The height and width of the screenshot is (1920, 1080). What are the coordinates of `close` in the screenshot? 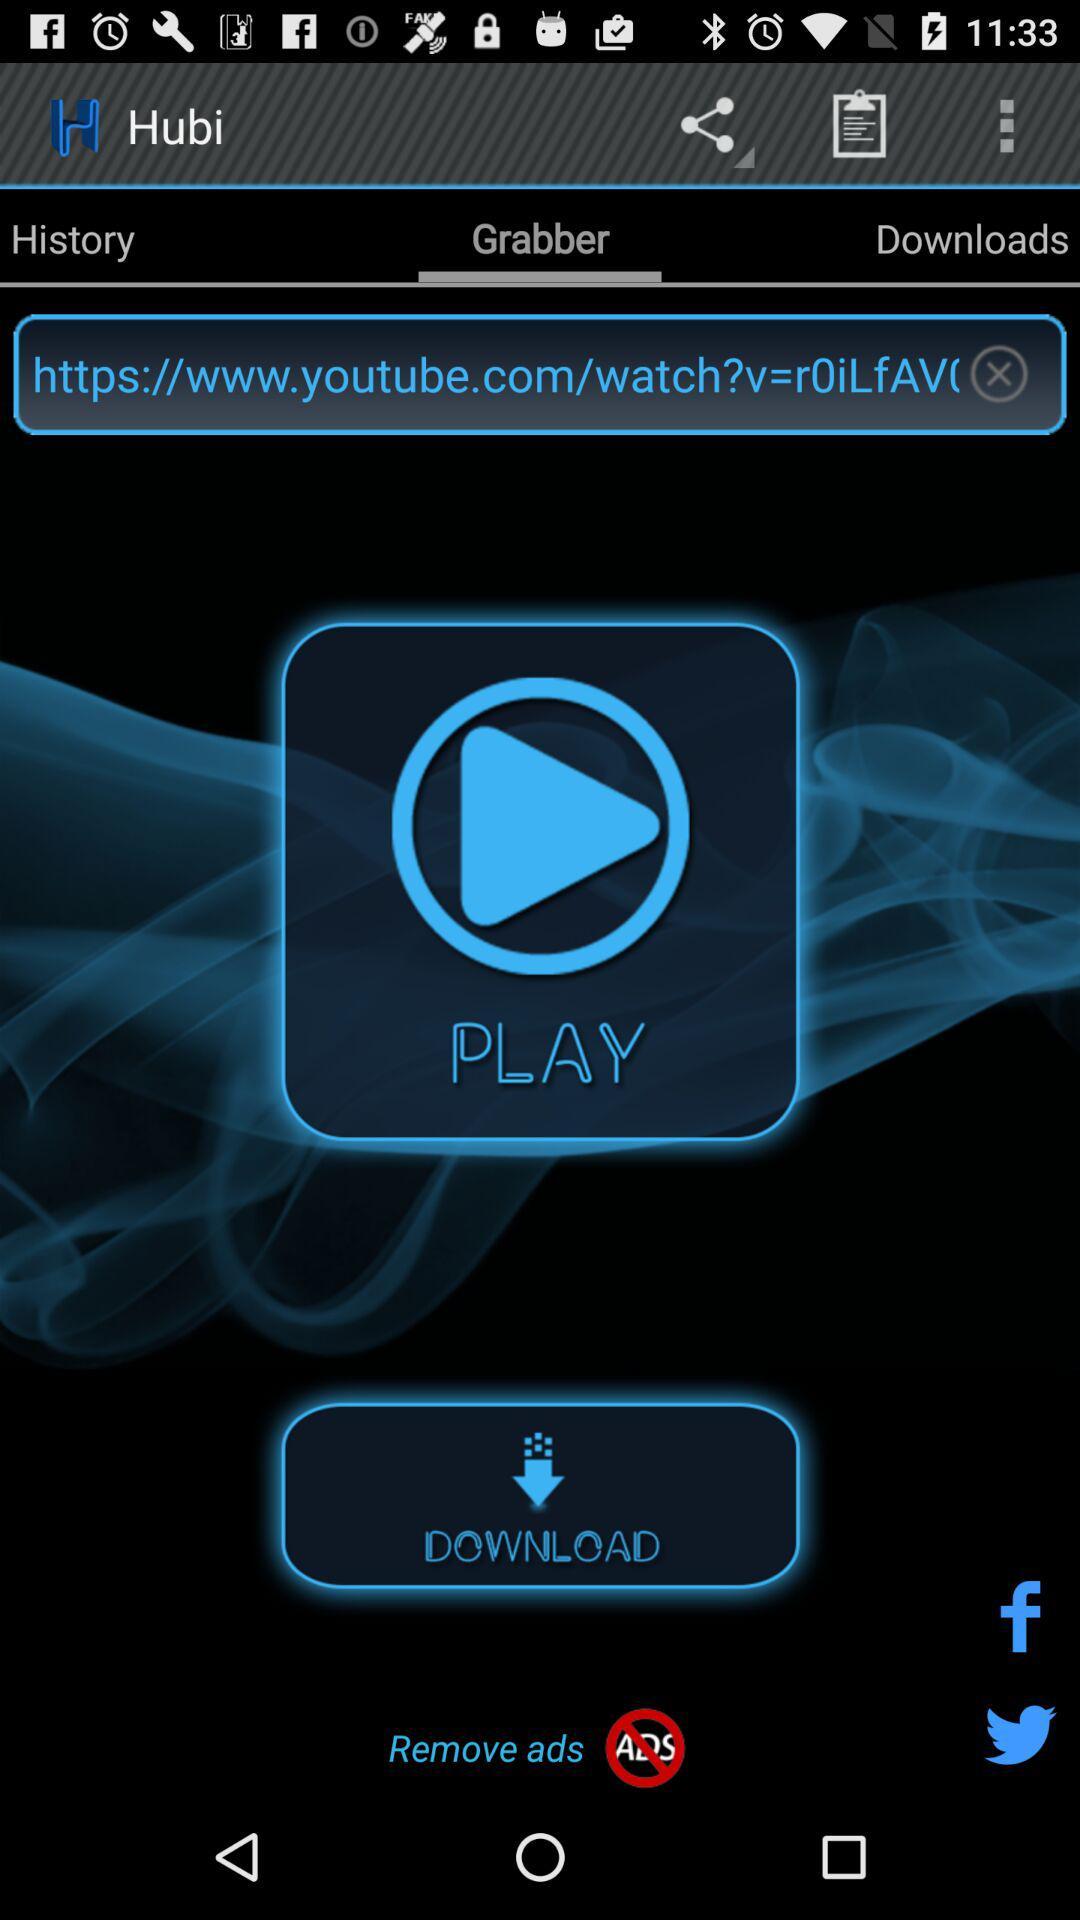 It's located at (998, 374).